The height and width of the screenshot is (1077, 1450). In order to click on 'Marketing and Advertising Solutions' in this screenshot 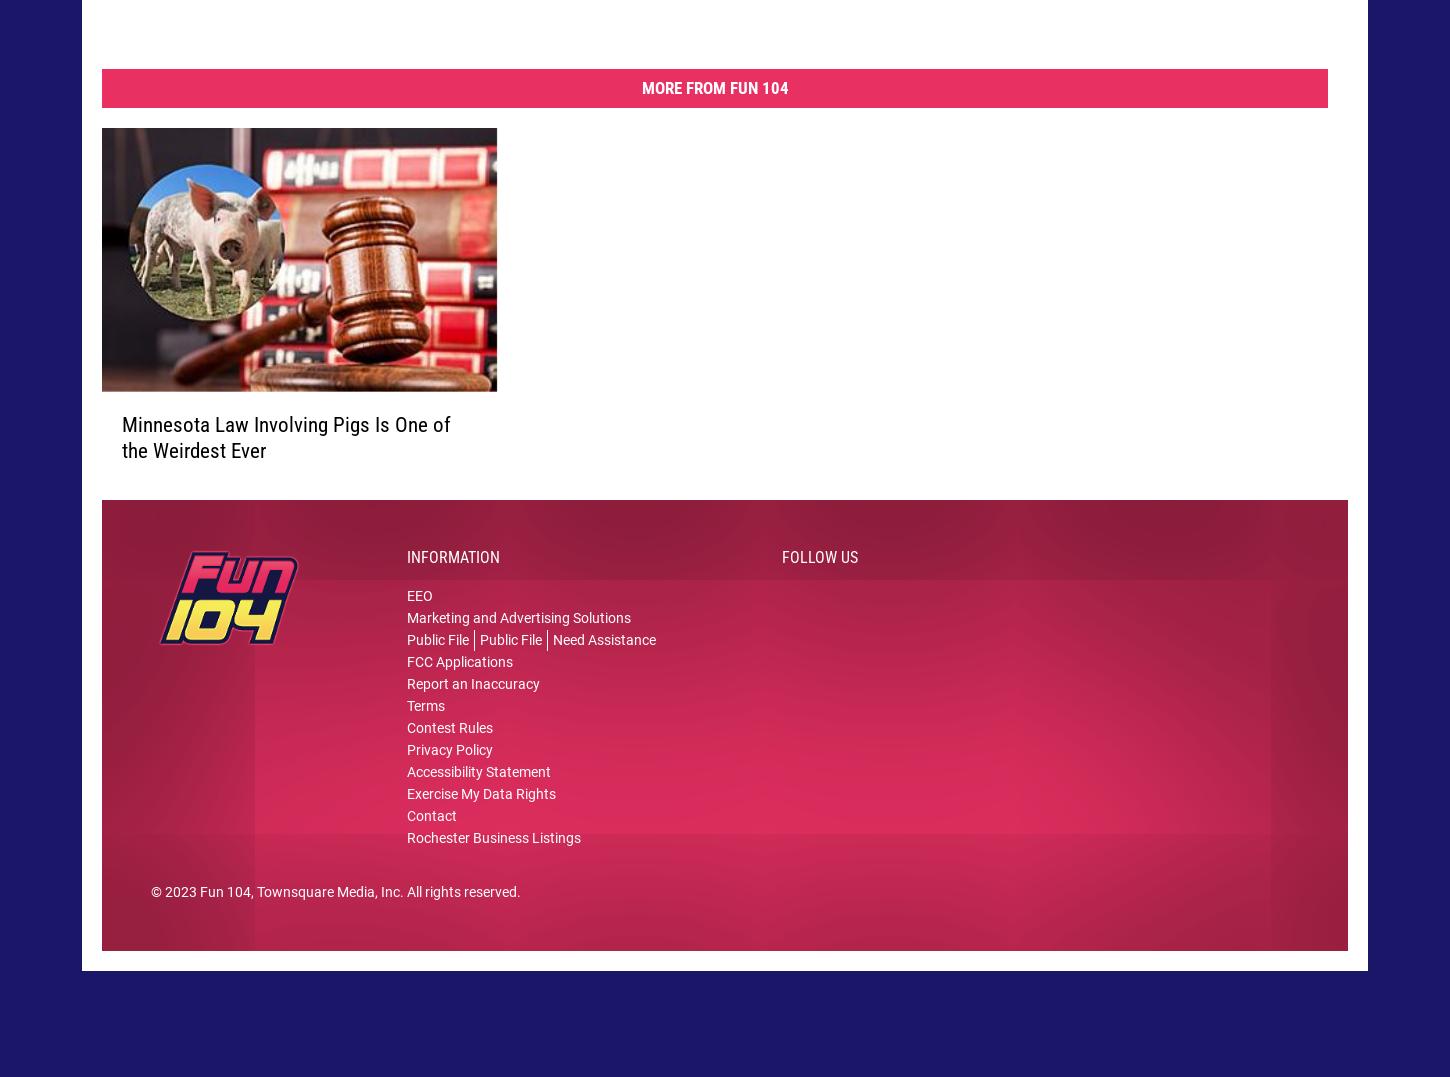, I will do `click(406, 634)`.